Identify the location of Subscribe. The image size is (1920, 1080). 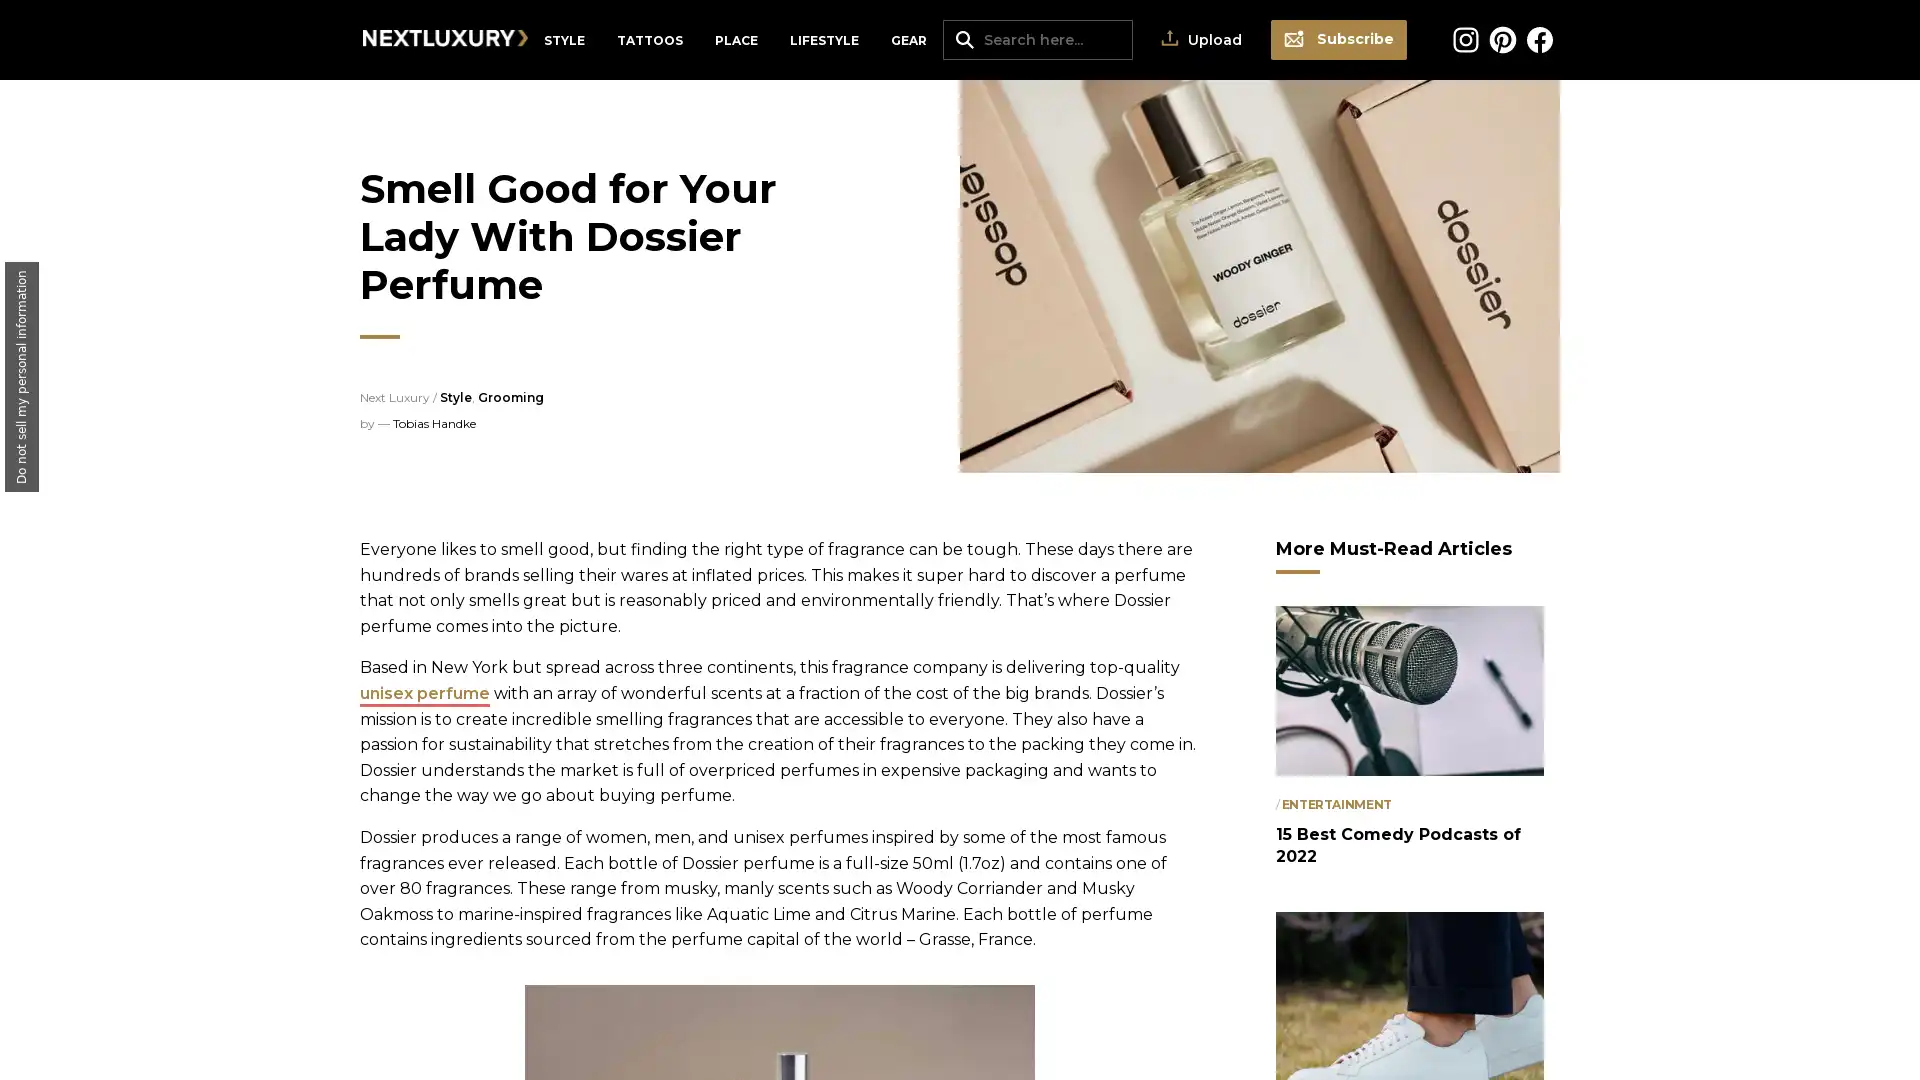
(1339, 39).